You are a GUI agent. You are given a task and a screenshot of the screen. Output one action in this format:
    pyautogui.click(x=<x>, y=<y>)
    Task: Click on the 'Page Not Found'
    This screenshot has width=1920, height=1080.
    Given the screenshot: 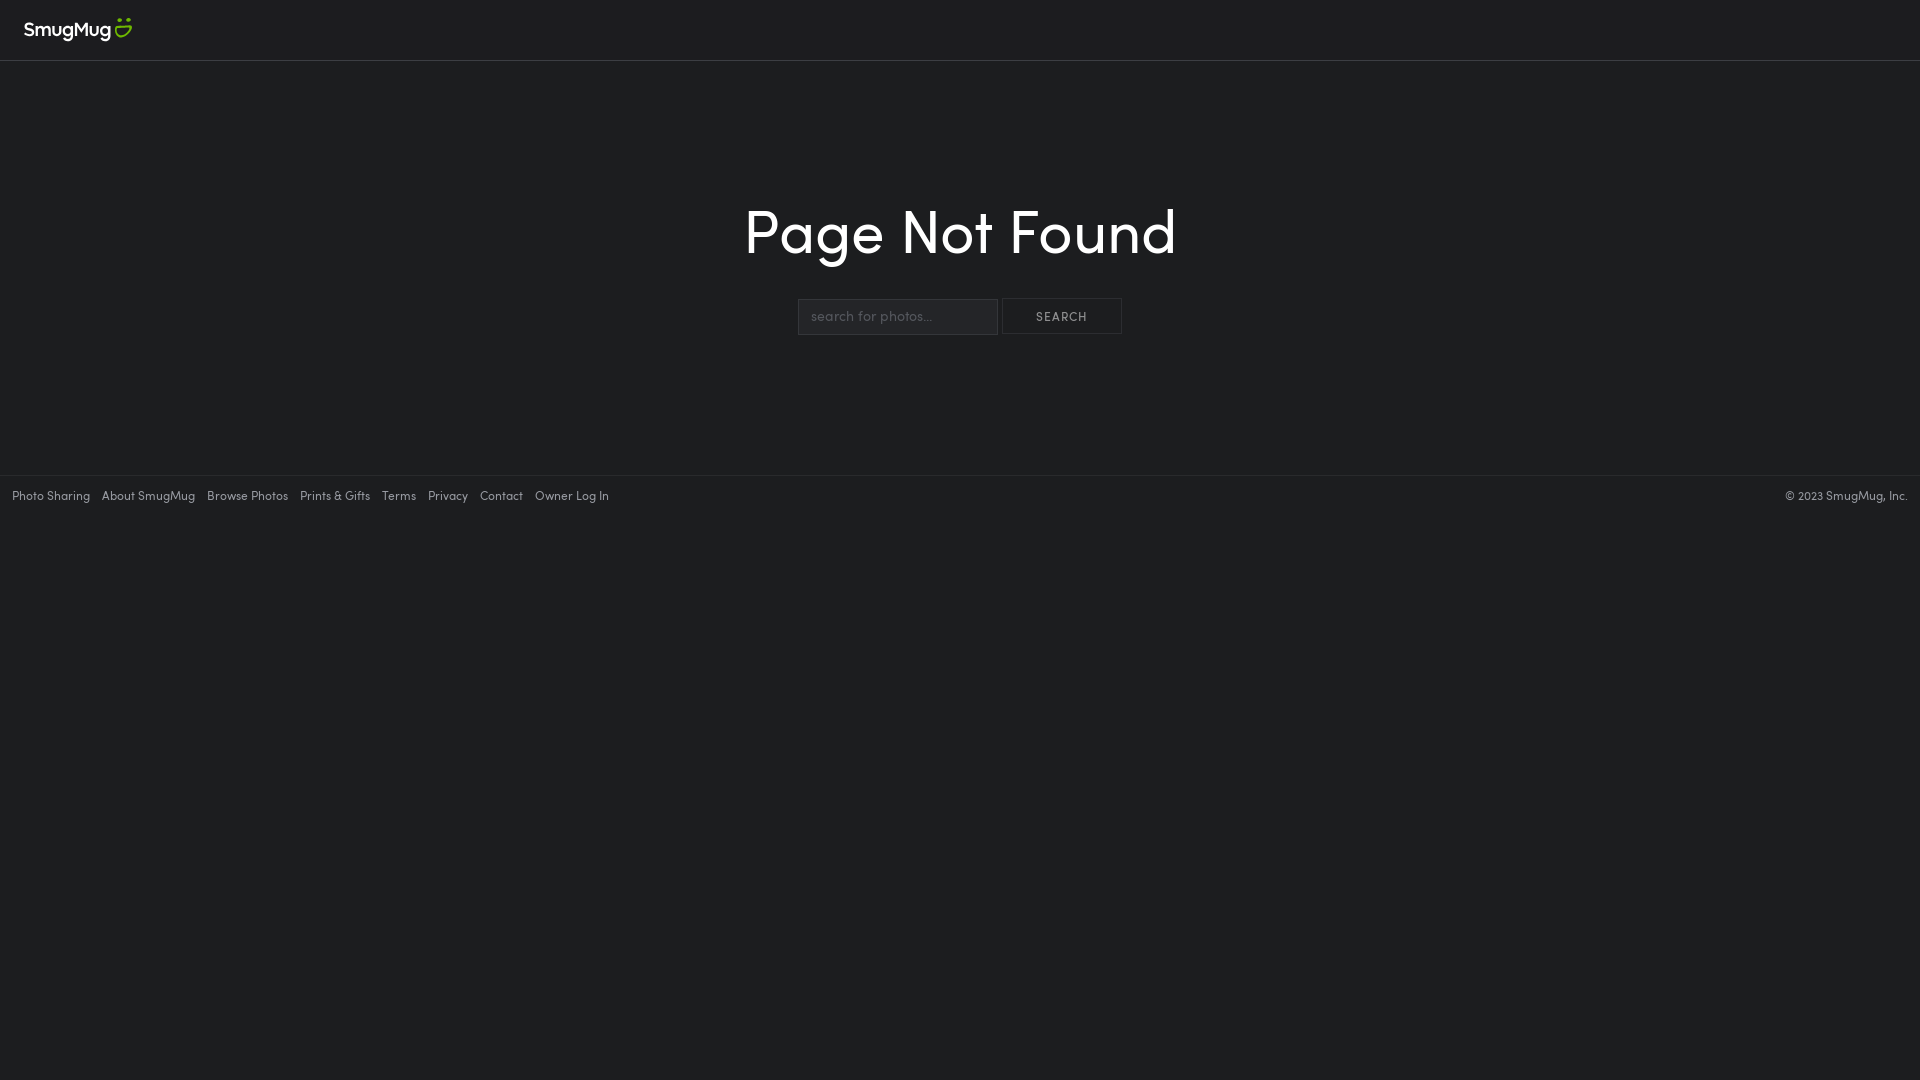 What is the action you would take?
    pyautogui.click(x=960, y=246)
    